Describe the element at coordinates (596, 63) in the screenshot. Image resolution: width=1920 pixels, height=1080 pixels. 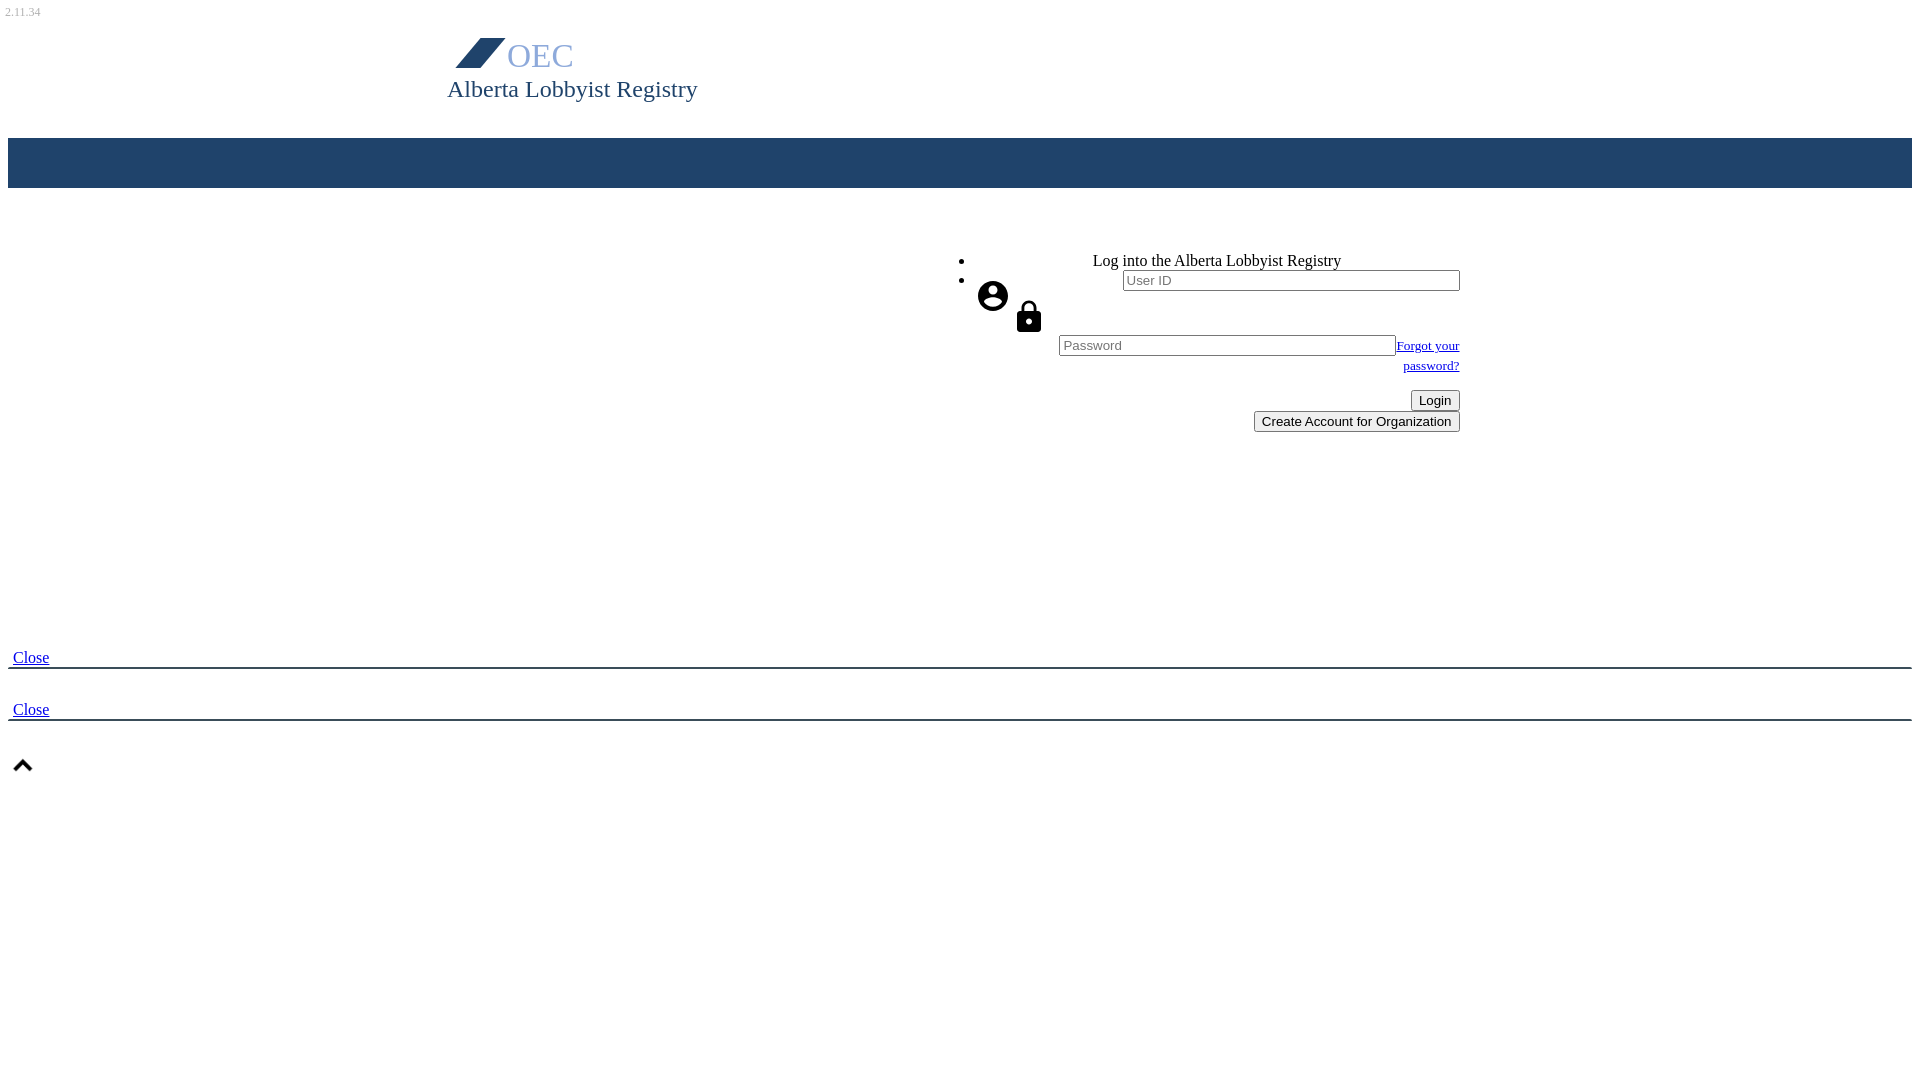
I see `'OEC` at that location.